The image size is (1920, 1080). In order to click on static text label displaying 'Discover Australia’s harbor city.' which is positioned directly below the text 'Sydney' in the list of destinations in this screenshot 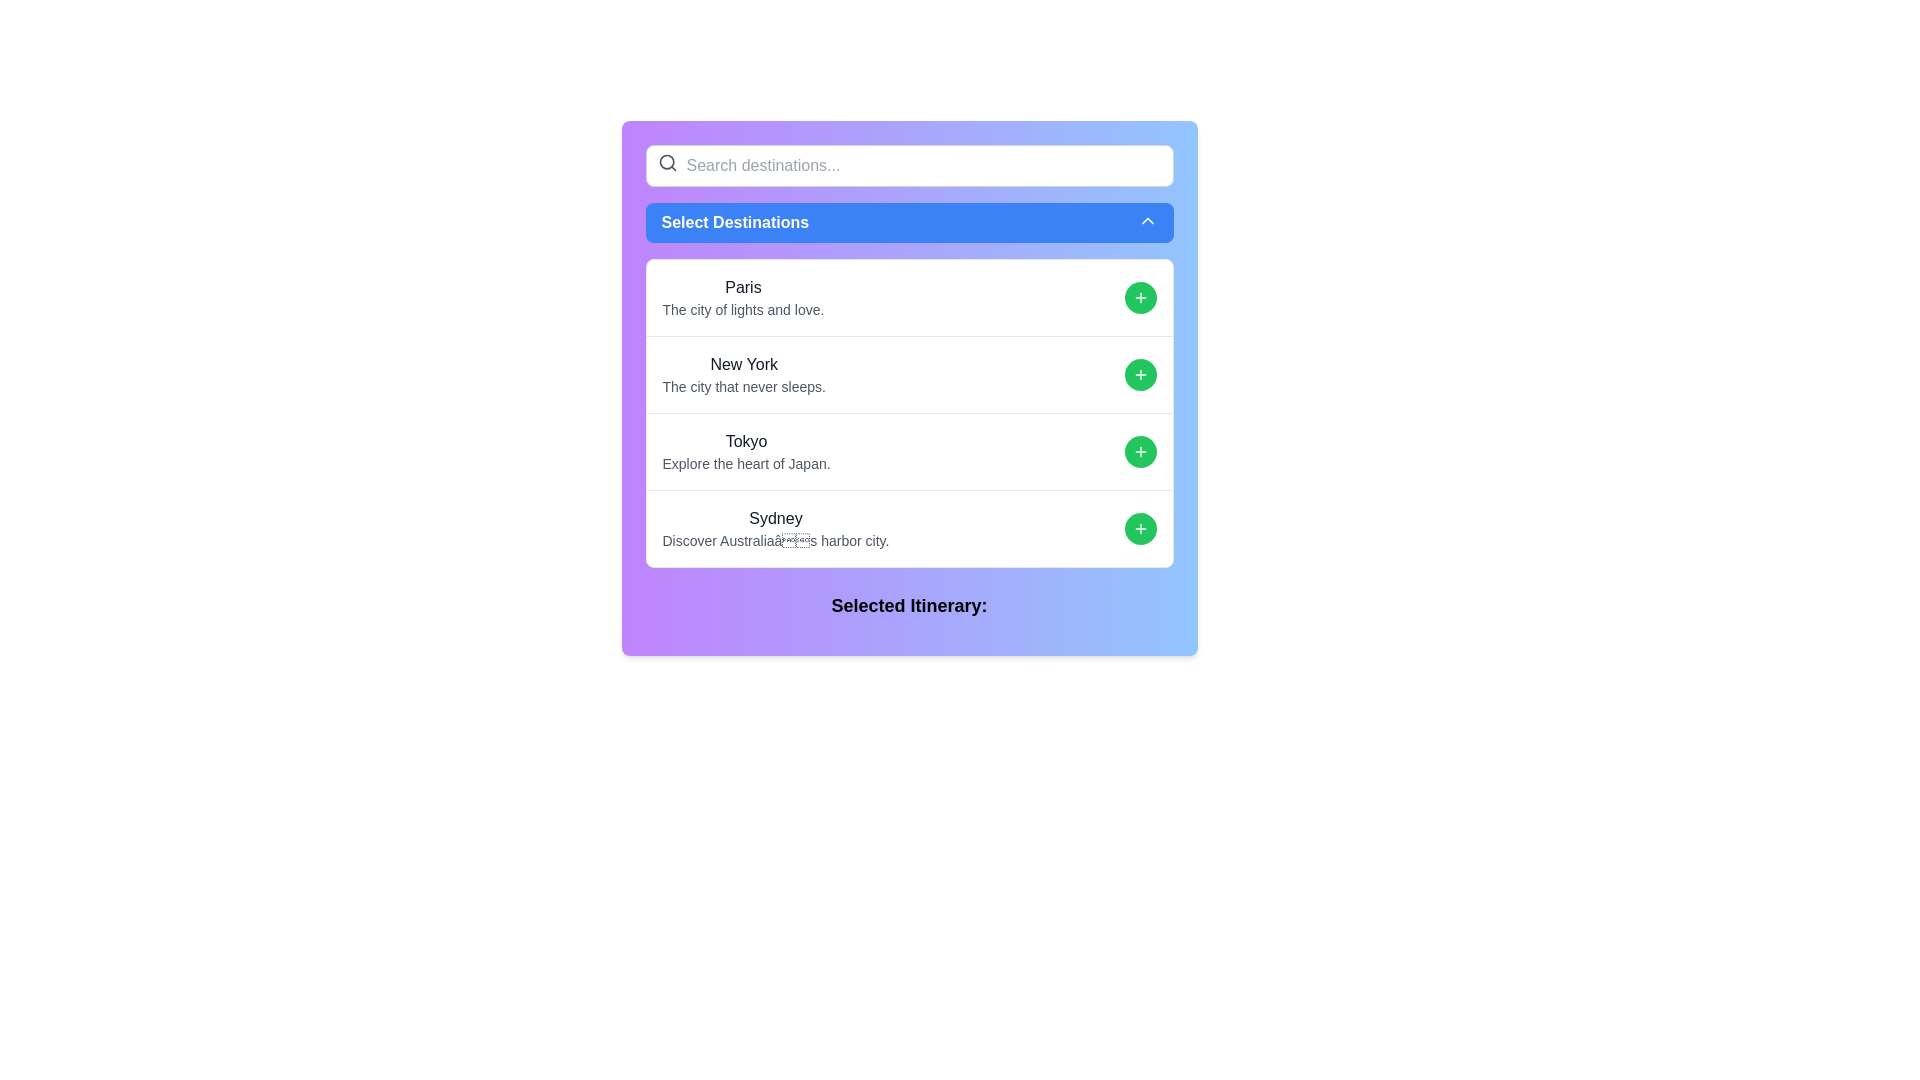, I will do `click(775, 540)`.